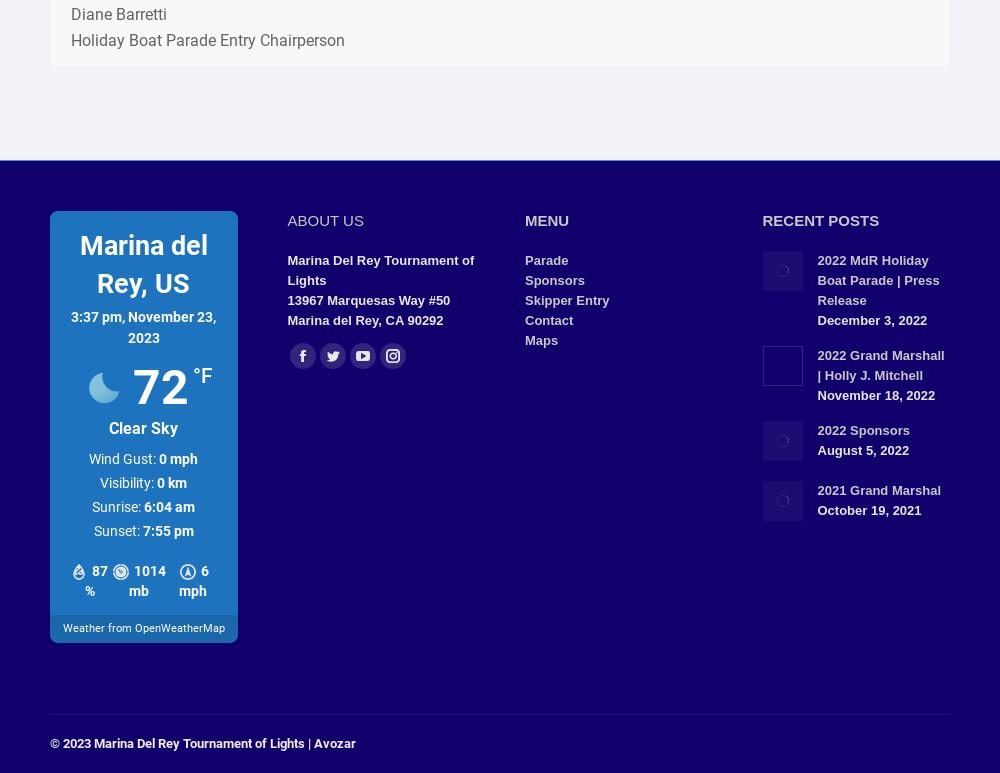 Image resolution: width=1000 pixels, height=773 pixels. Describe the element at coordinates (118, 14) in the screenshot. I see `'Diane Barretti'` at that location.